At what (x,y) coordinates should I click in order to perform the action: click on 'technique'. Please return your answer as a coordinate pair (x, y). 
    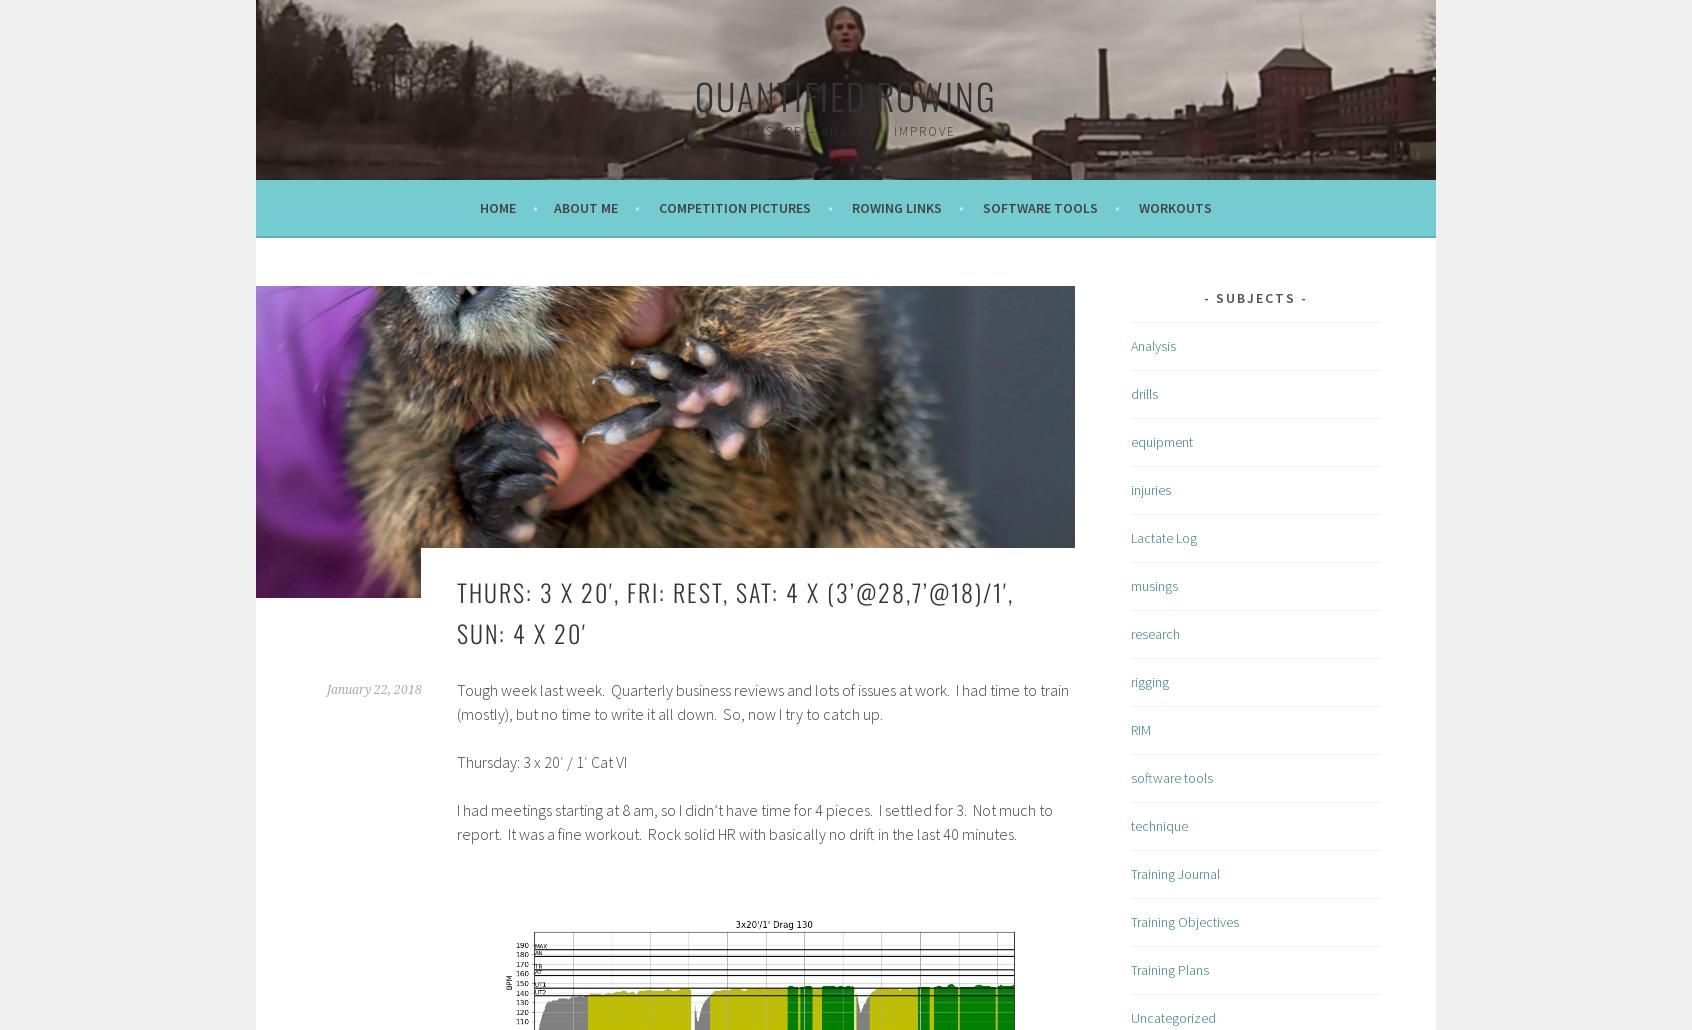
    Looking at the image, I should click on (1158, 824).